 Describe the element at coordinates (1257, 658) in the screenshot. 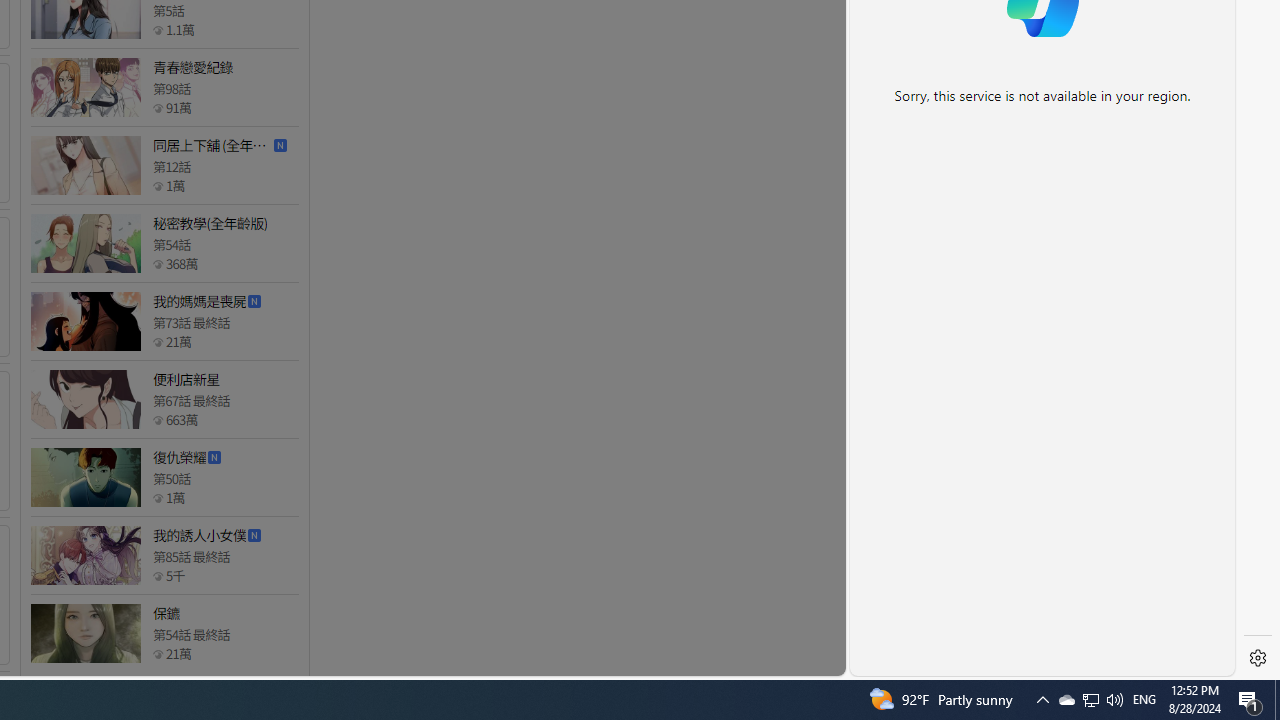

I see `'Settings'` at that location.